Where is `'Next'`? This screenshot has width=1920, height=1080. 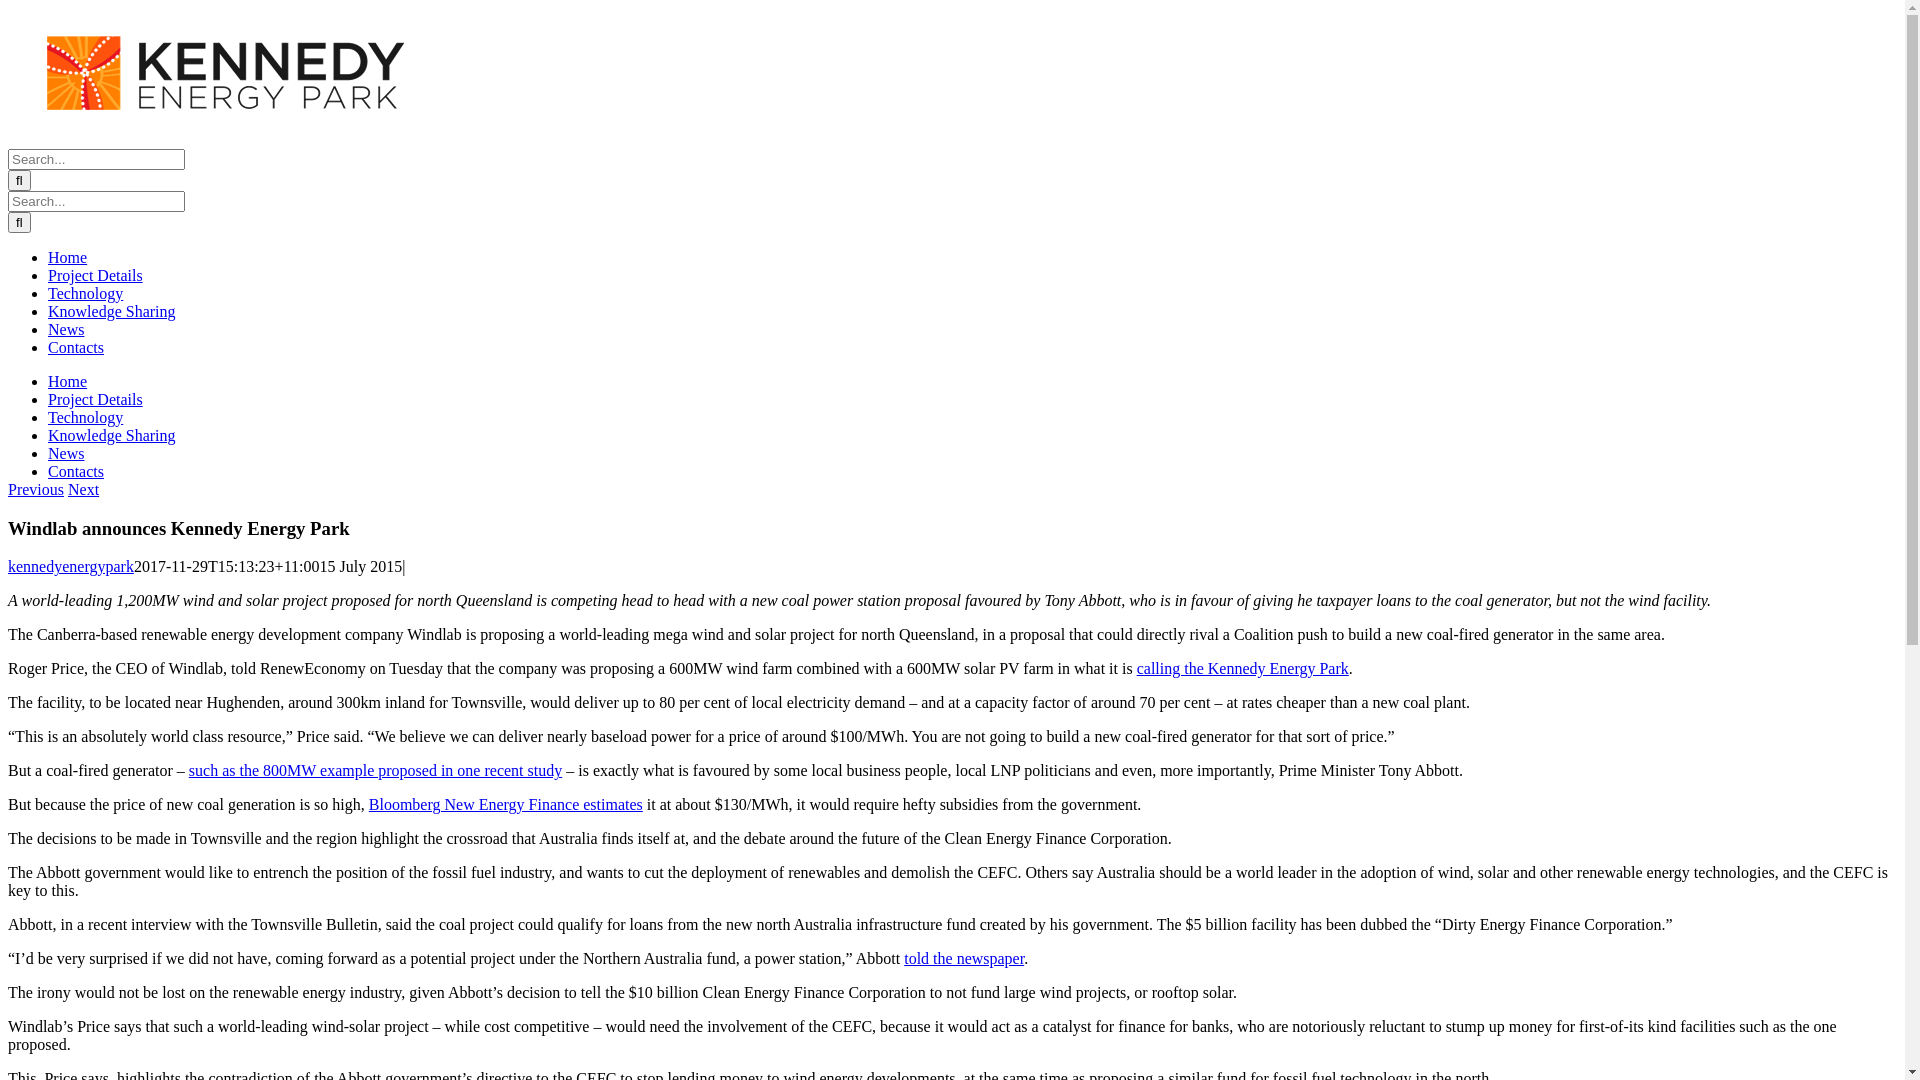
'Next' is located at coordinates (67, 489).